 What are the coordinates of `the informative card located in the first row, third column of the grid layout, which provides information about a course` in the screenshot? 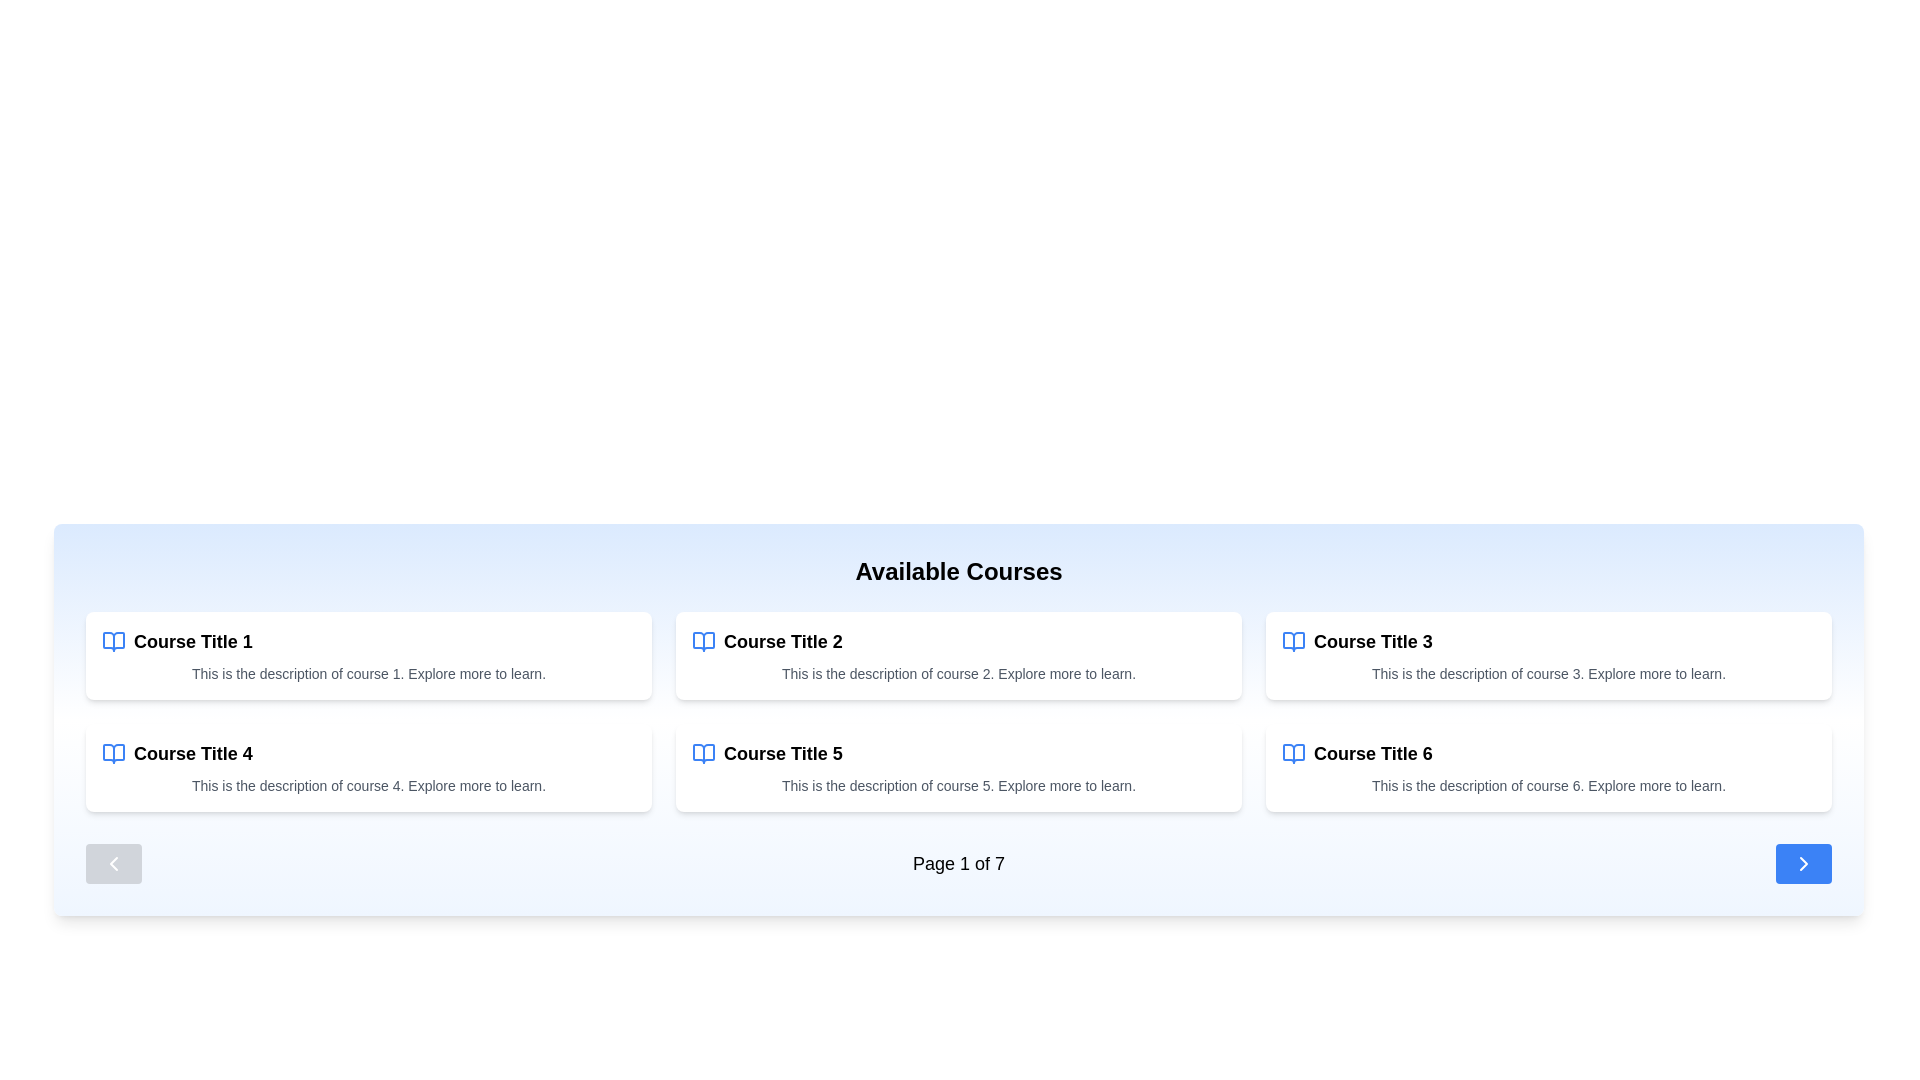 It's located at (1548, 655).